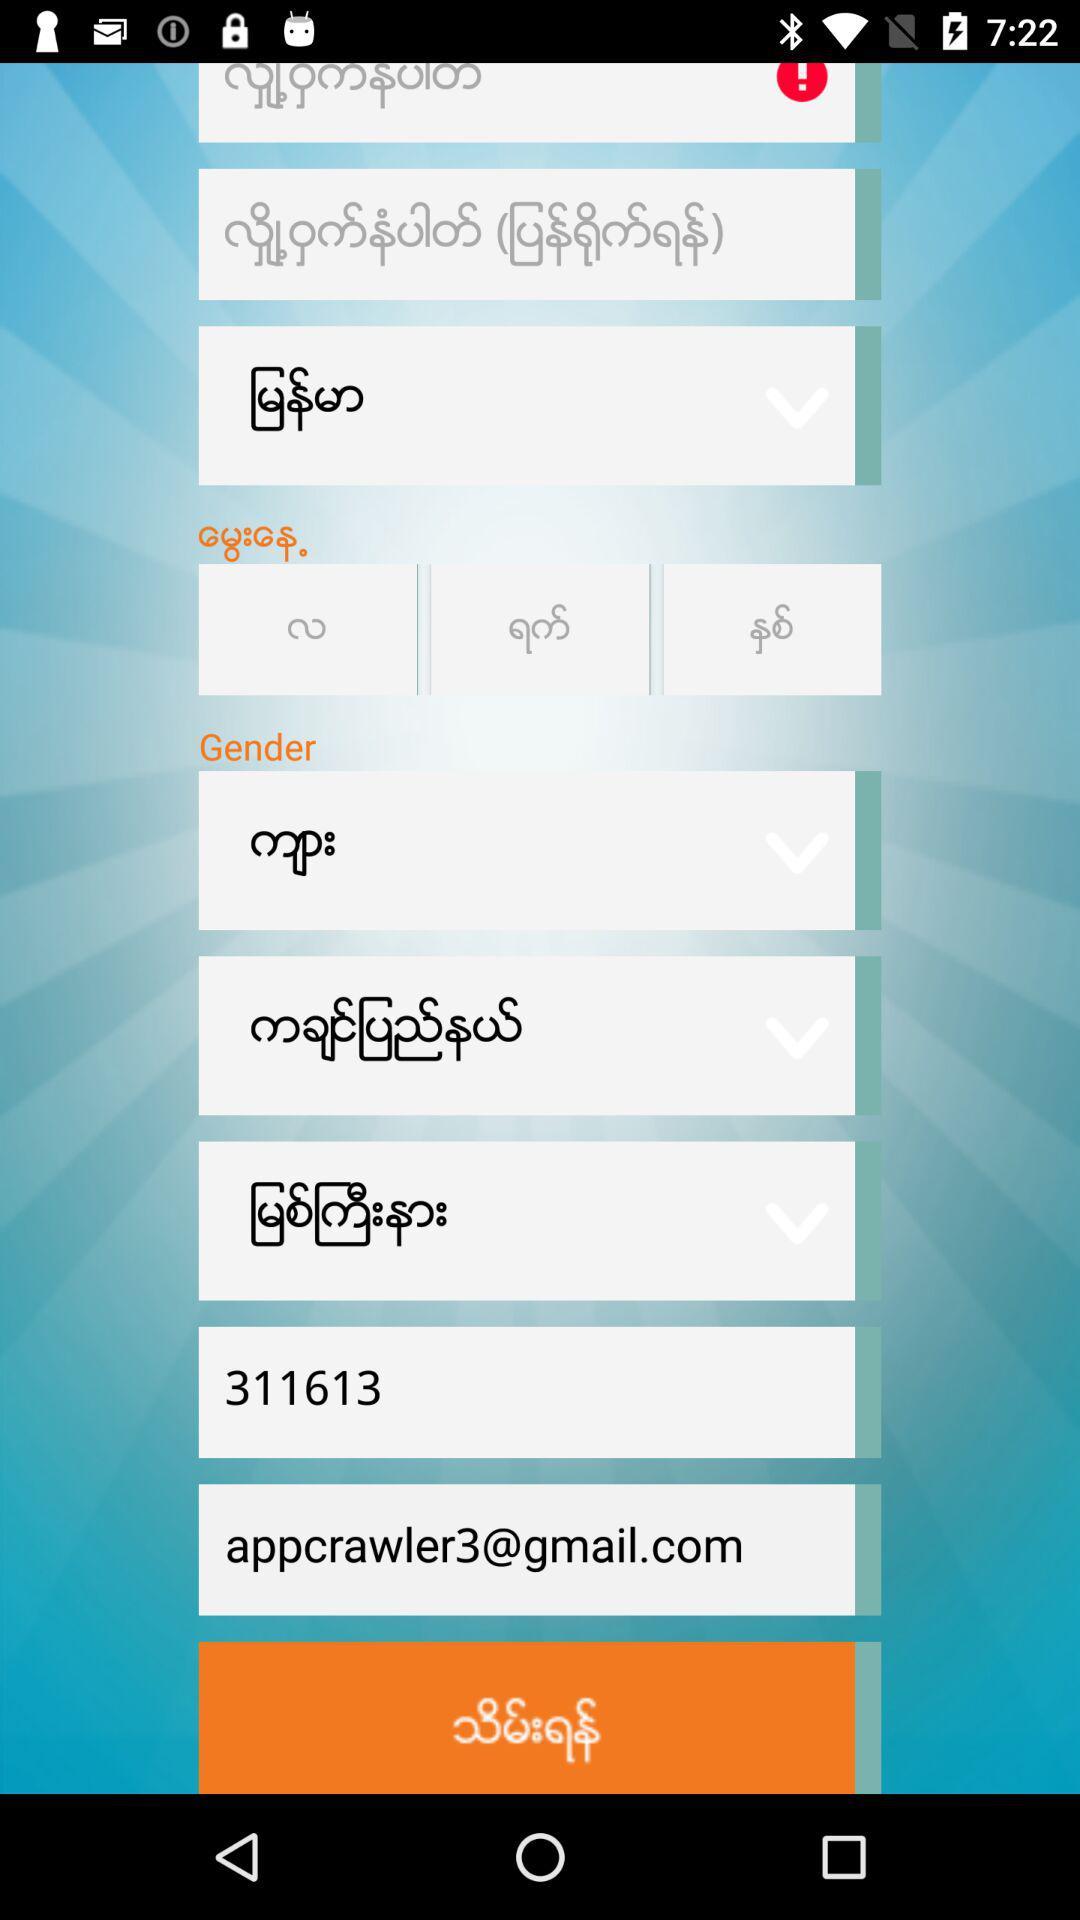 This screenshot has width=1080, height=1920. Describe the element at coordinates (525, 101) in the screenshot. I see `change a profile setting` at that location.